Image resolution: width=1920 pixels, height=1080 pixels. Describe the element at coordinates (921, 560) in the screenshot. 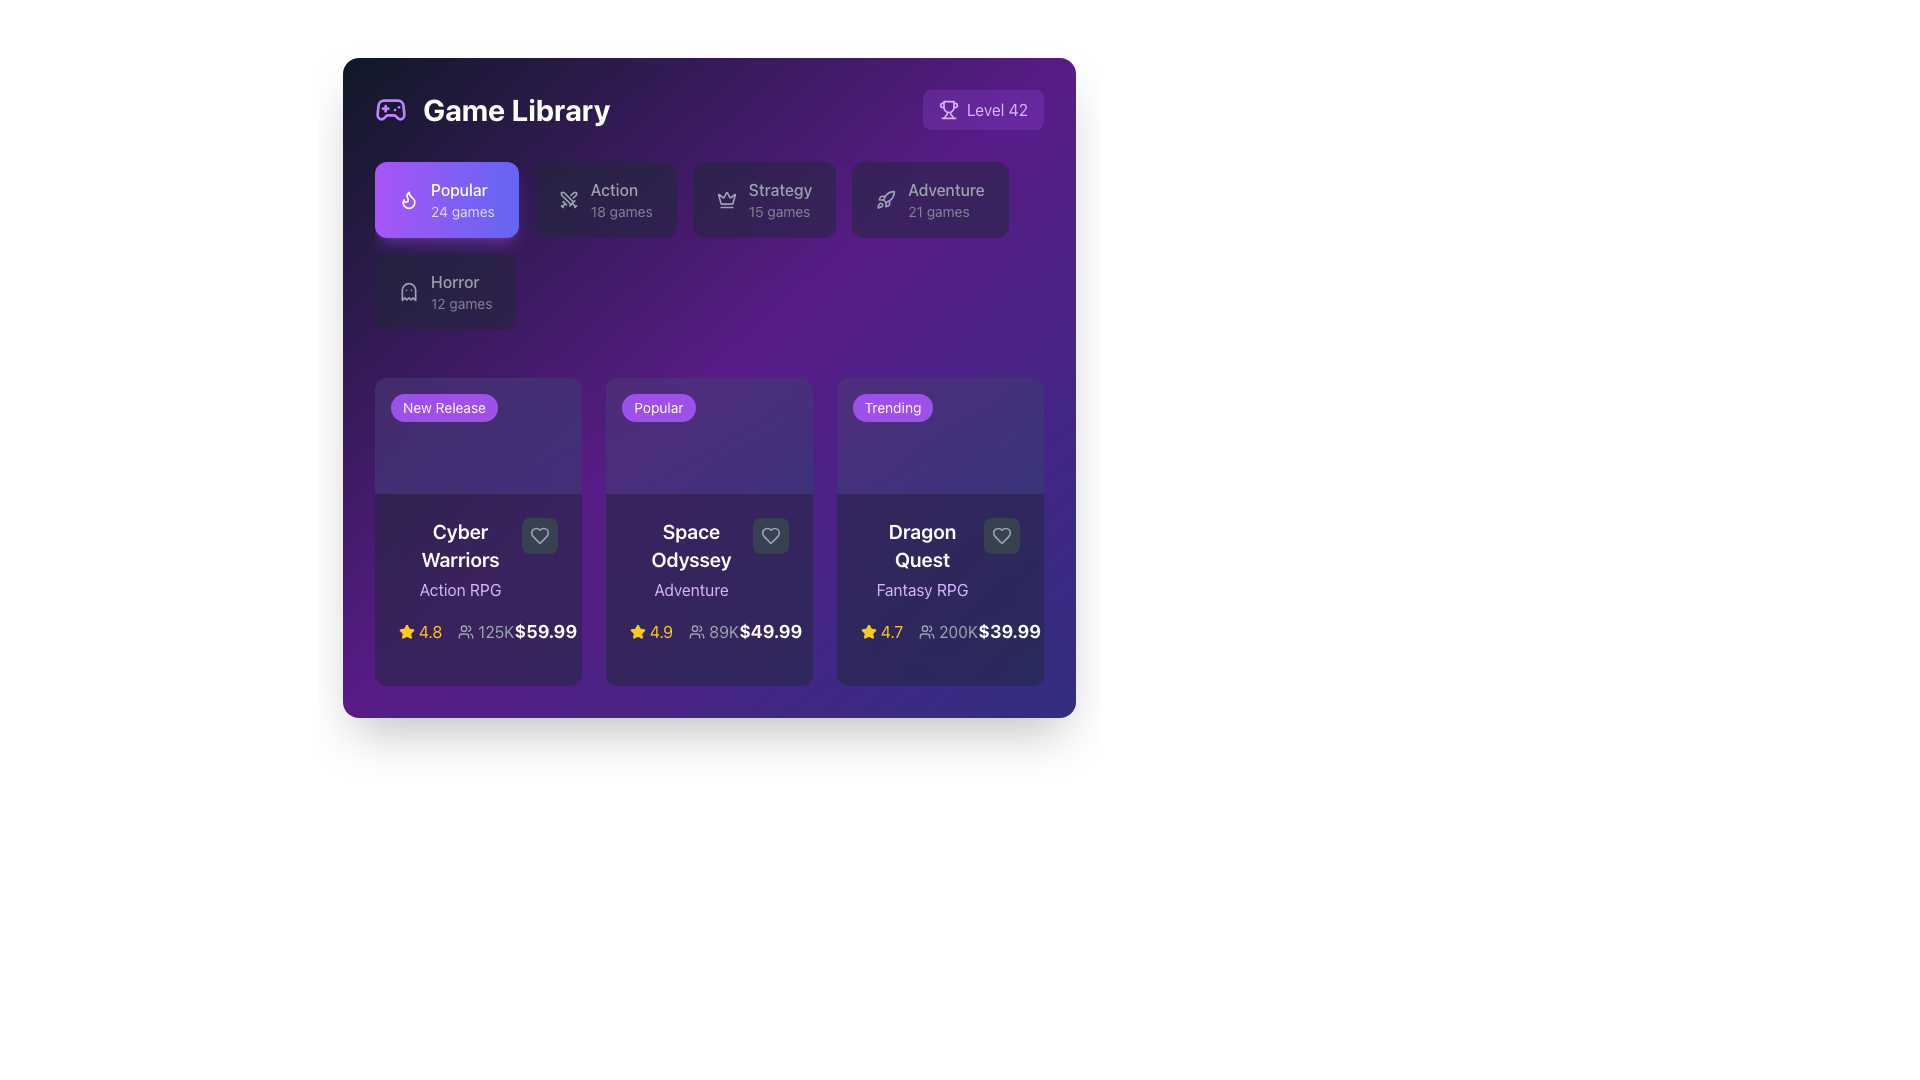

I see `the 'Dragon Quest' text display, which features a bold white title and a light purple subtitle on a dark background, located in the lower-right section of the 'Game Library' interface` at that location.